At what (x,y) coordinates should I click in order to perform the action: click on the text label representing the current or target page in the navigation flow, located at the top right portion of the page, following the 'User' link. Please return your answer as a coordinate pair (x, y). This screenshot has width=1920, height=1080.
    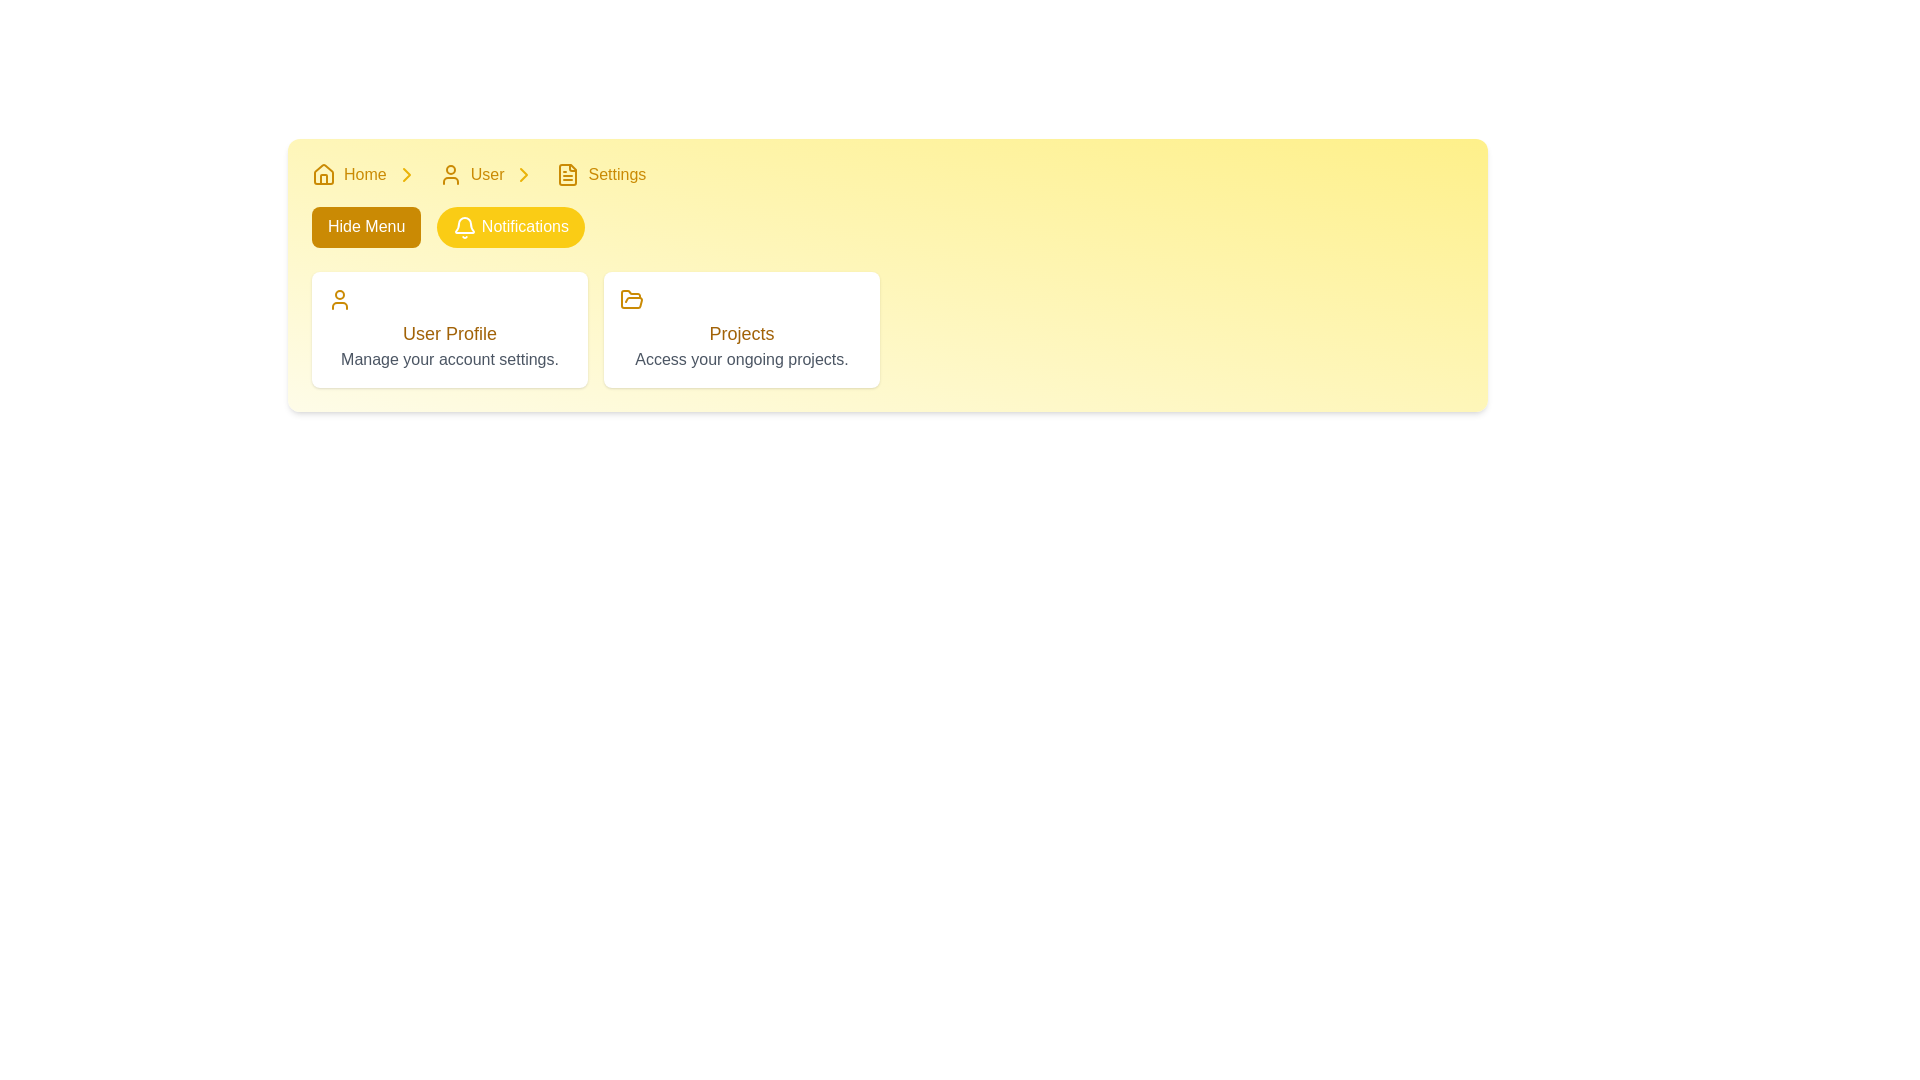
    Looking at the image, I should click on (616, 173).